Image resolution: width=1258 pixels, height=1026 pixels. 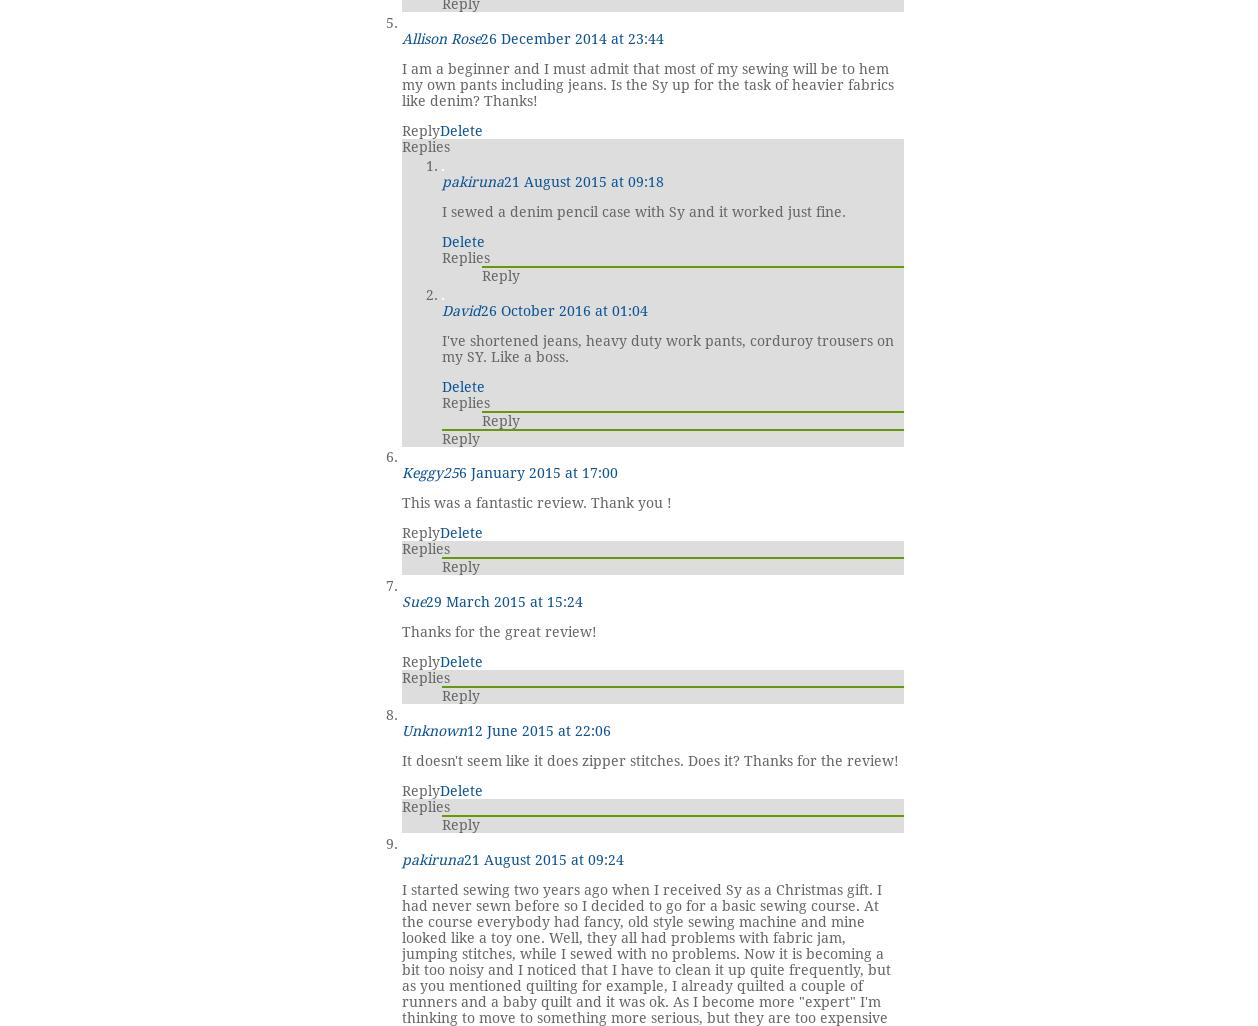 I want to click on 'Unknown', so click(x=433, y=729).